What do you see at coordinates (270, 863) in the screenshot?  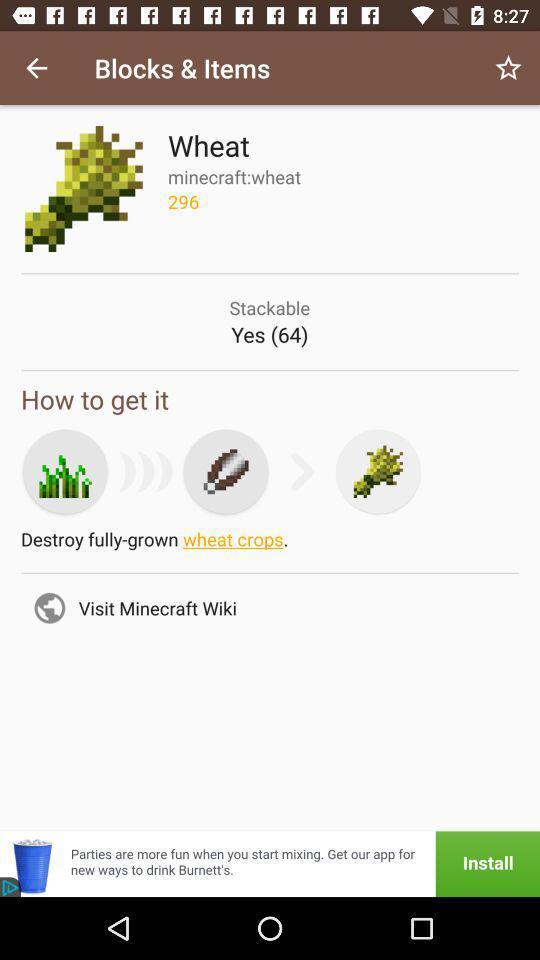 I see `install third party app` at bounding box center [270, 863].